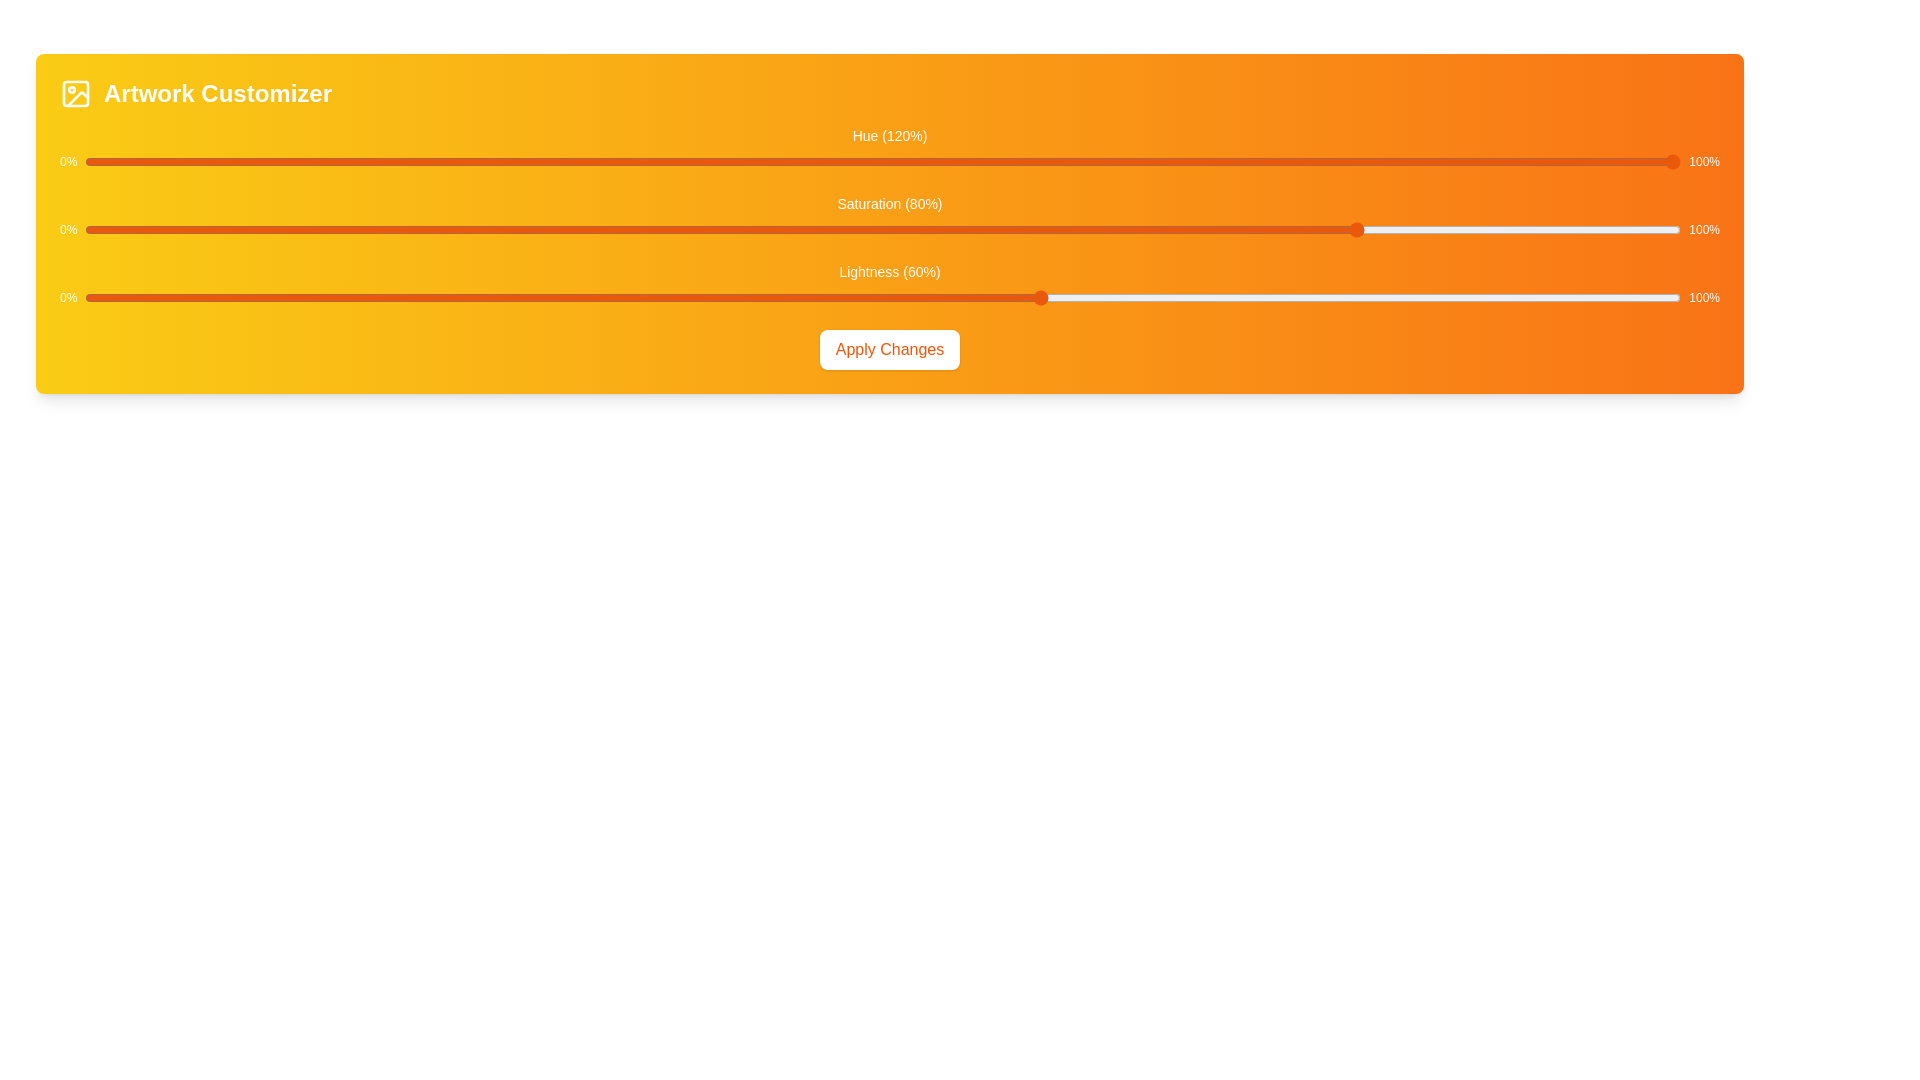  What do you see at coordinates (786, 161) in the screenshot?
I see `the hue slider to set its value to 44%` at bounding box center [786, 161].